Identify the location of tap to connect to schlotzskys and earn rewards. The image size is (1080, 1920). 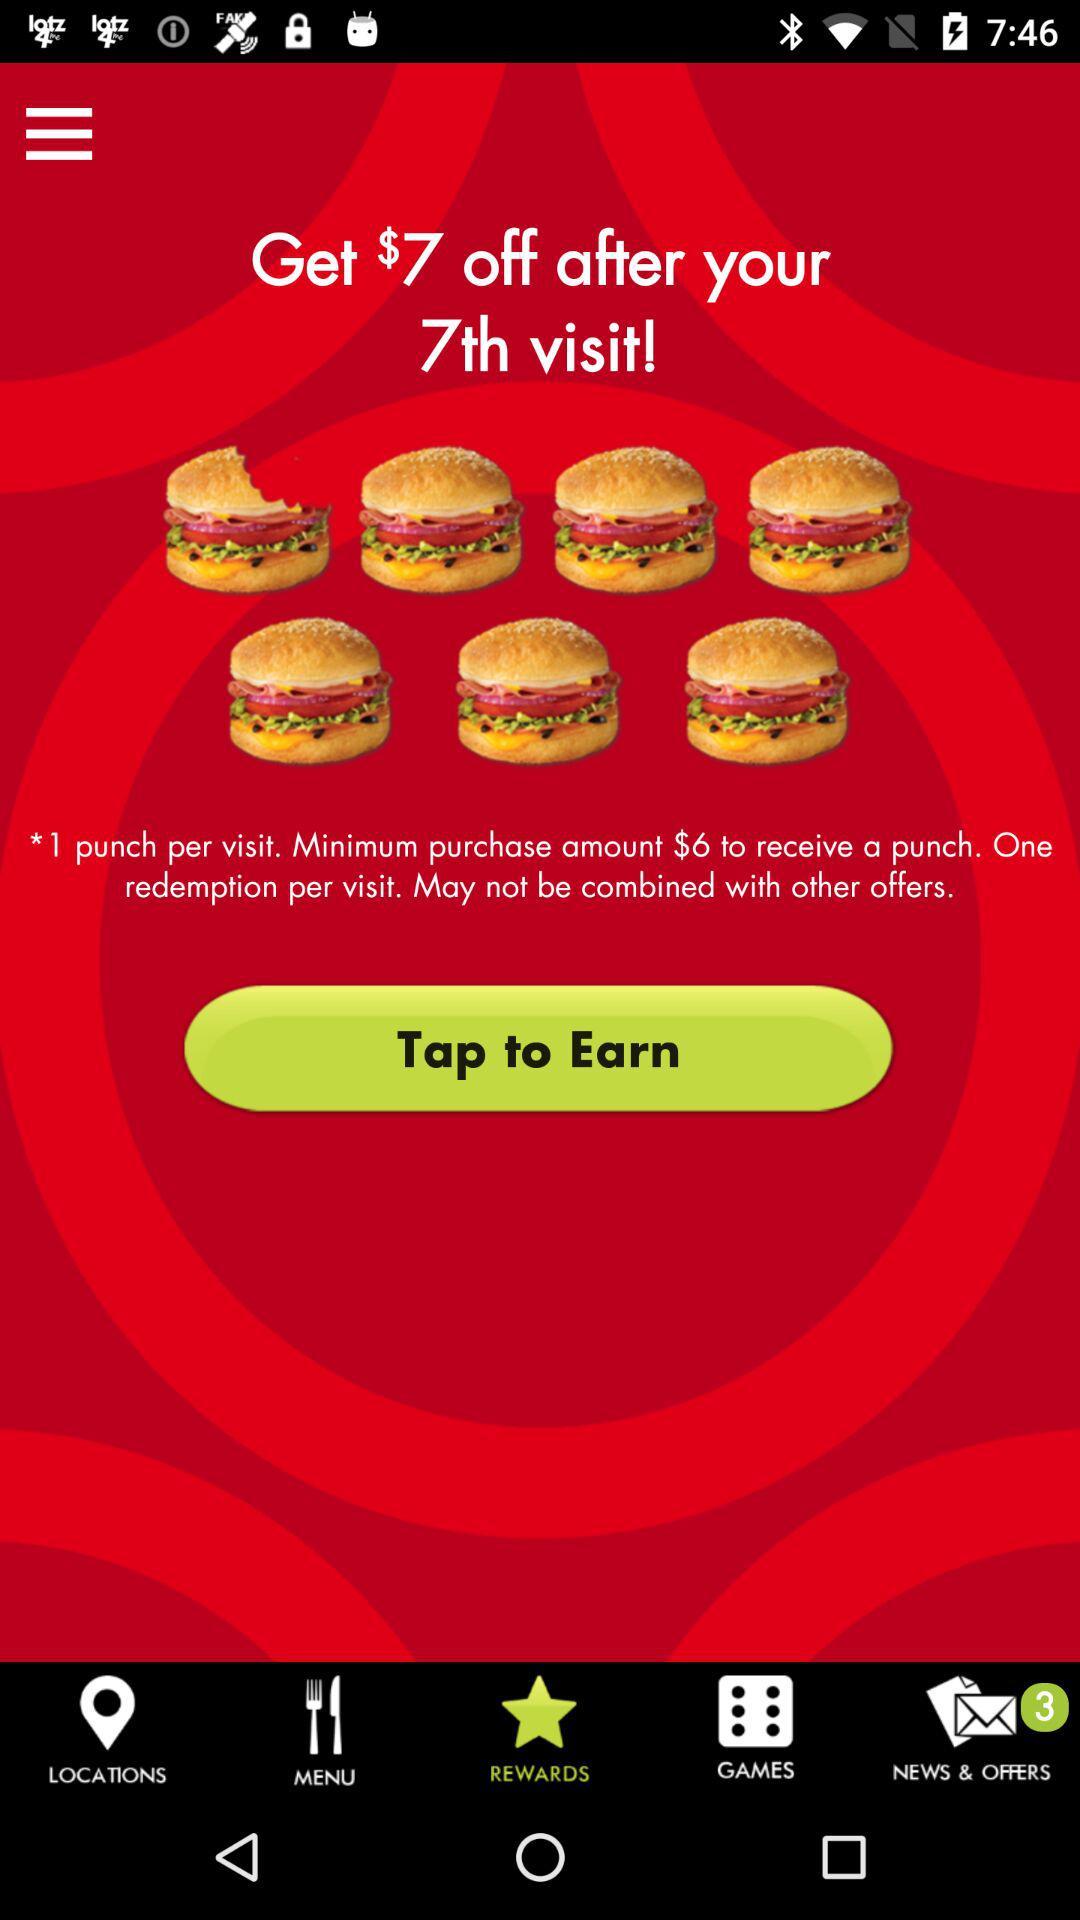
(248, 521).